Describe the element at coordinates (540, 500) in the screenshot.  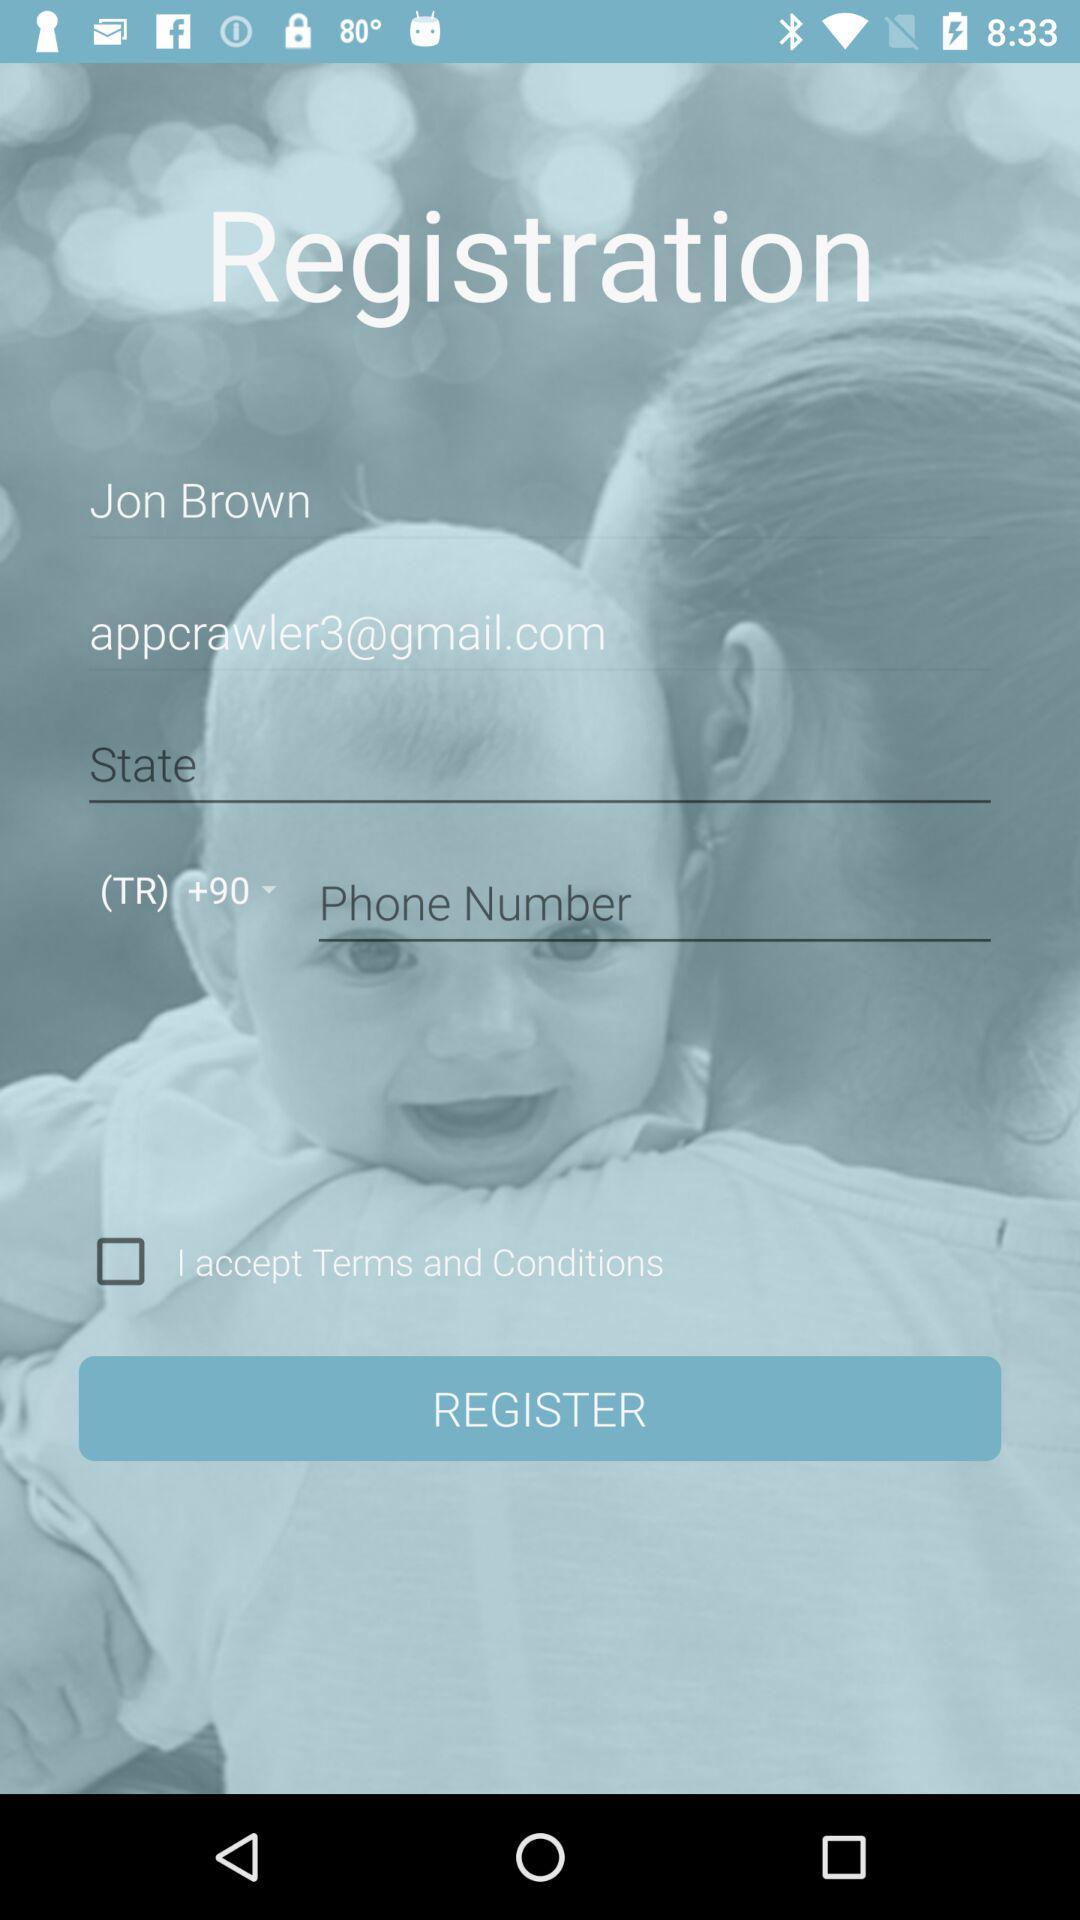
I see `item below registration icon` at that location.